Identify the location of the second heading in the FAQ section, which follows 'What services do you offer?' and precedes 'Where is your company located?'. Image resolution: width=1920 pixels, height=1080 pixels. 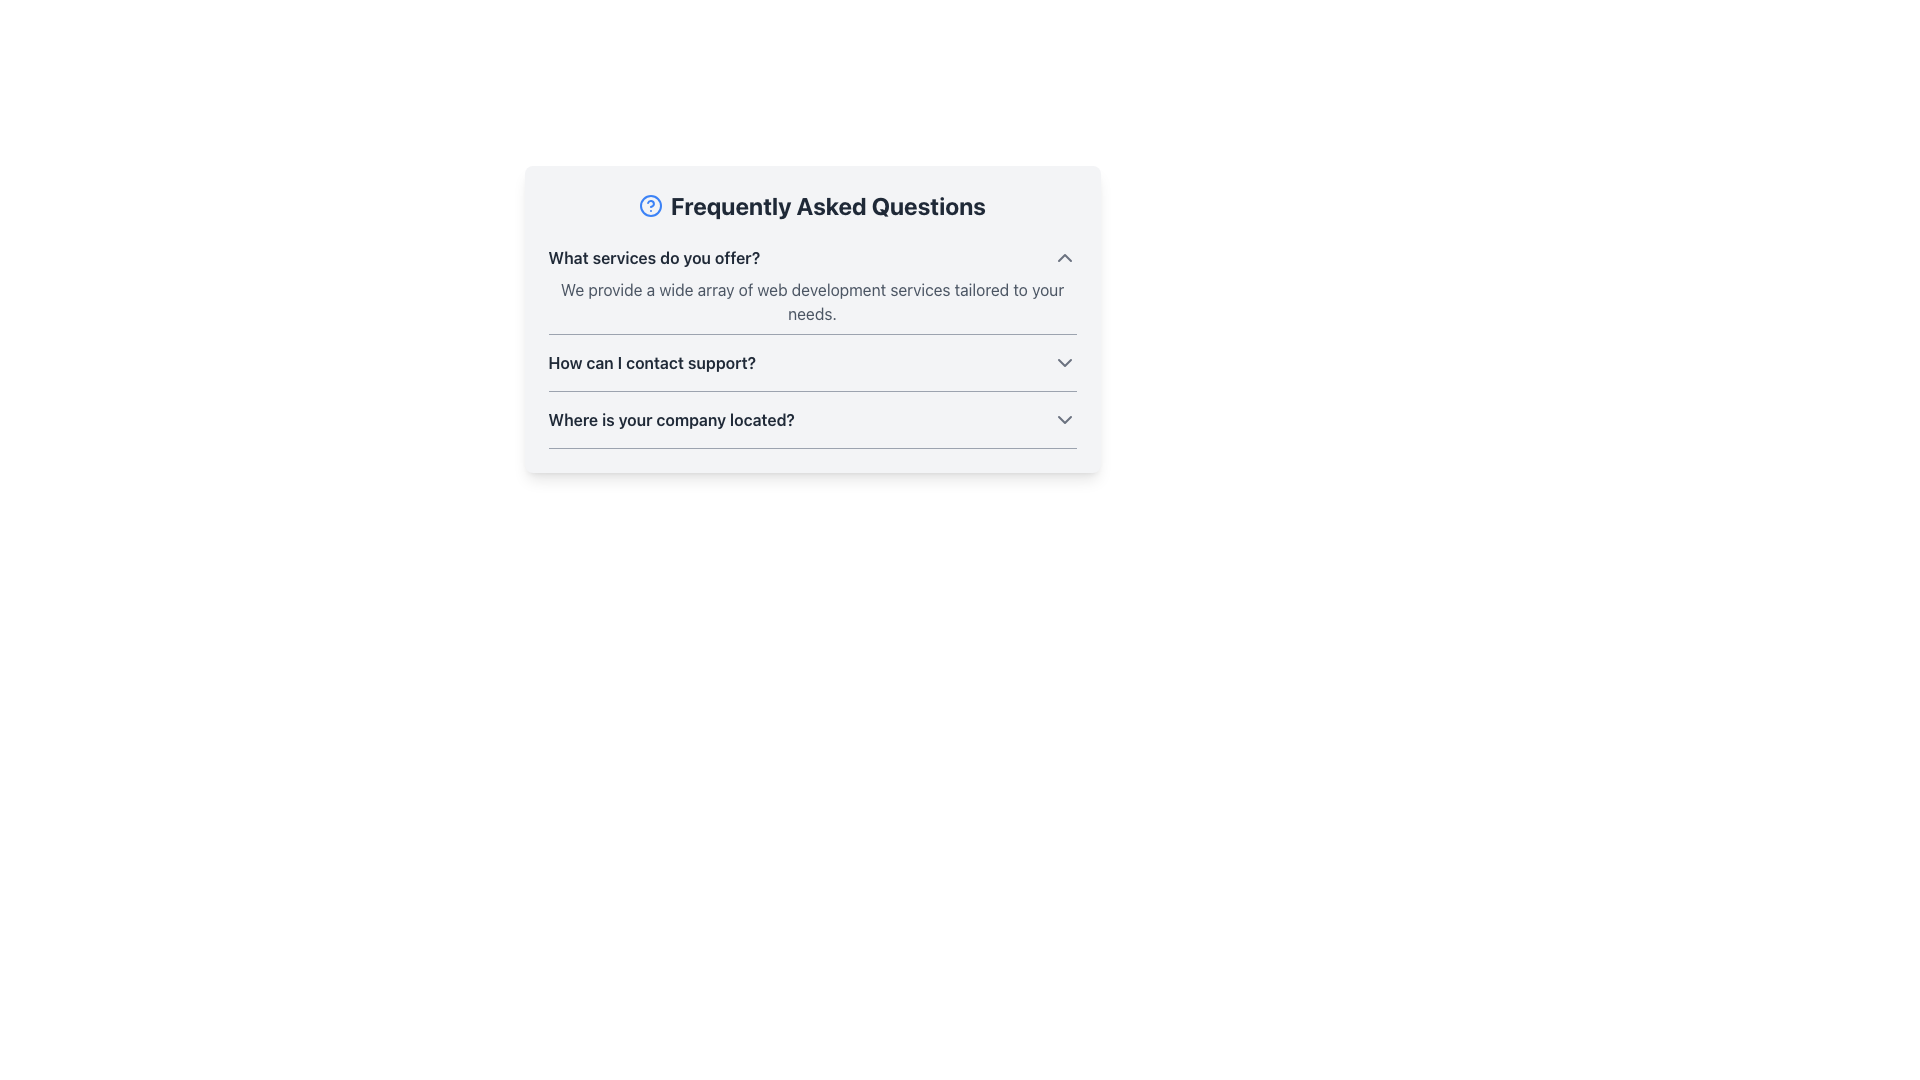
(652, 362).